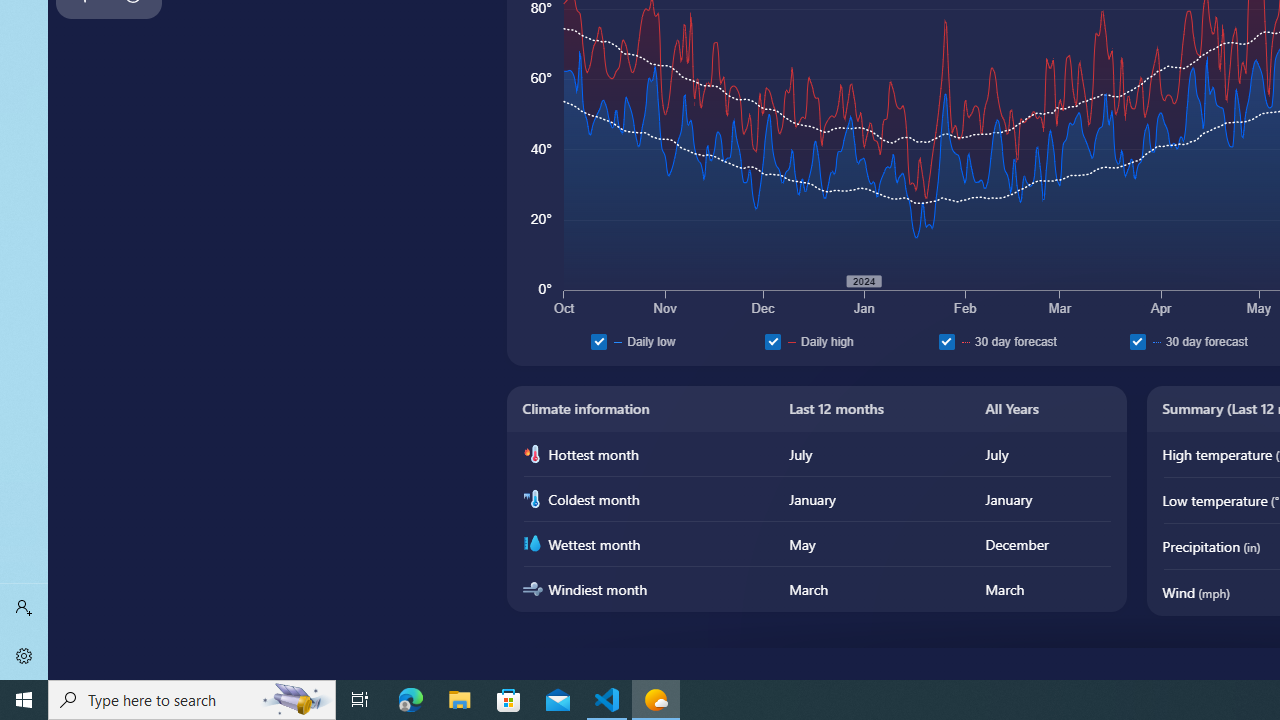 The width and height of the screenshot is (1280, 720). What do you see at coordinates (24, 607) in the screenshot?
I see `'Sign in'` at bounding box center [24, 607].